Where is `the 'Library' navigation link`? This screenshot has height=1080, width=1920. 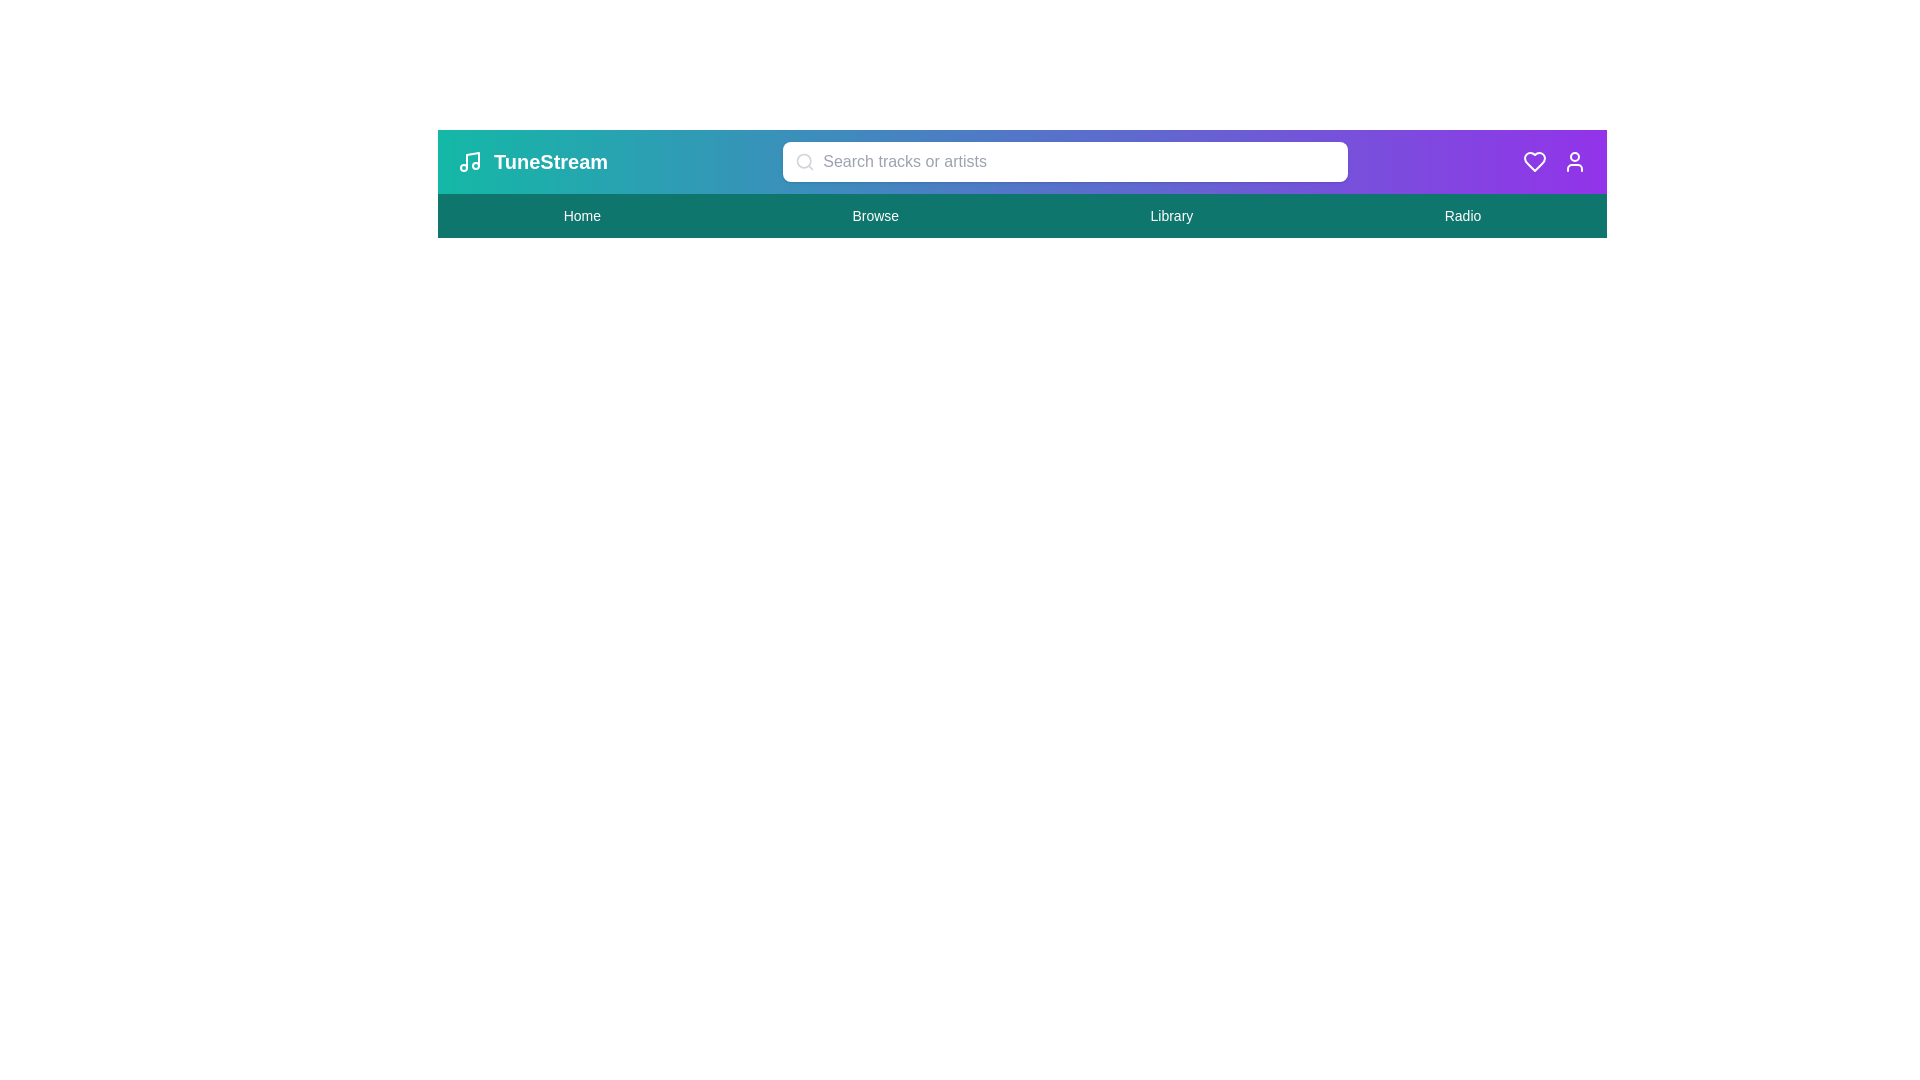 the 'Library' navigation link is located at coordinates (1171, 216).